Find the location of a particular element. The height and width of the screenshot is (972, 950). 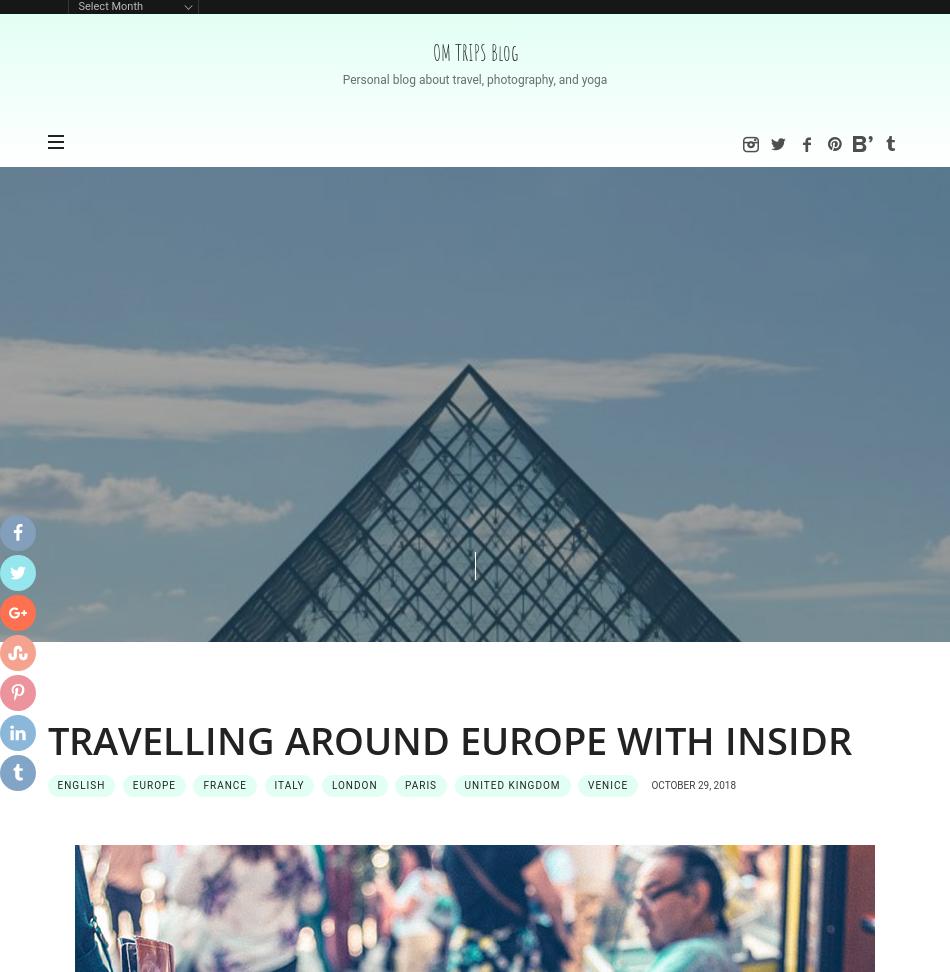

'Europe' is located at coordinates (153, 784).